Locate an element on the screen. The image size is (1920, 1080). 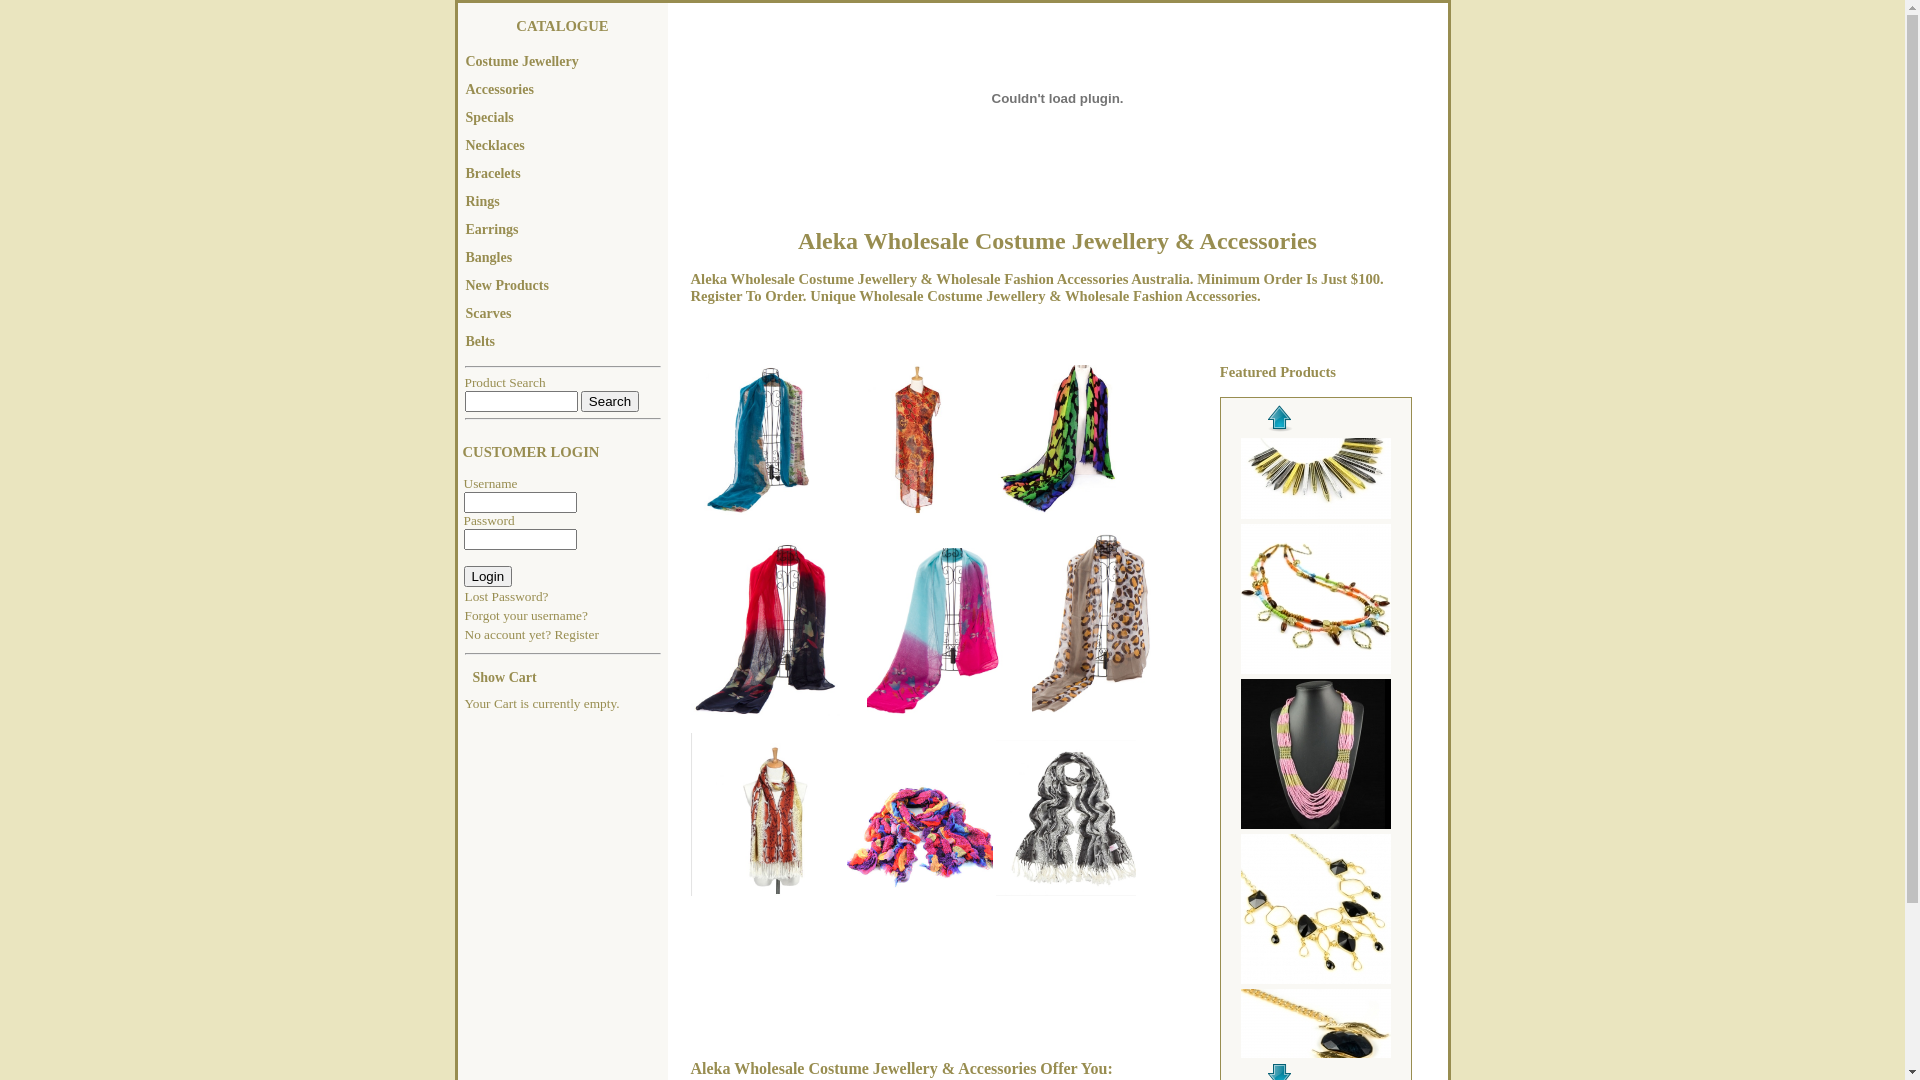
'Necklaces' is located at coordinates (561, 145).